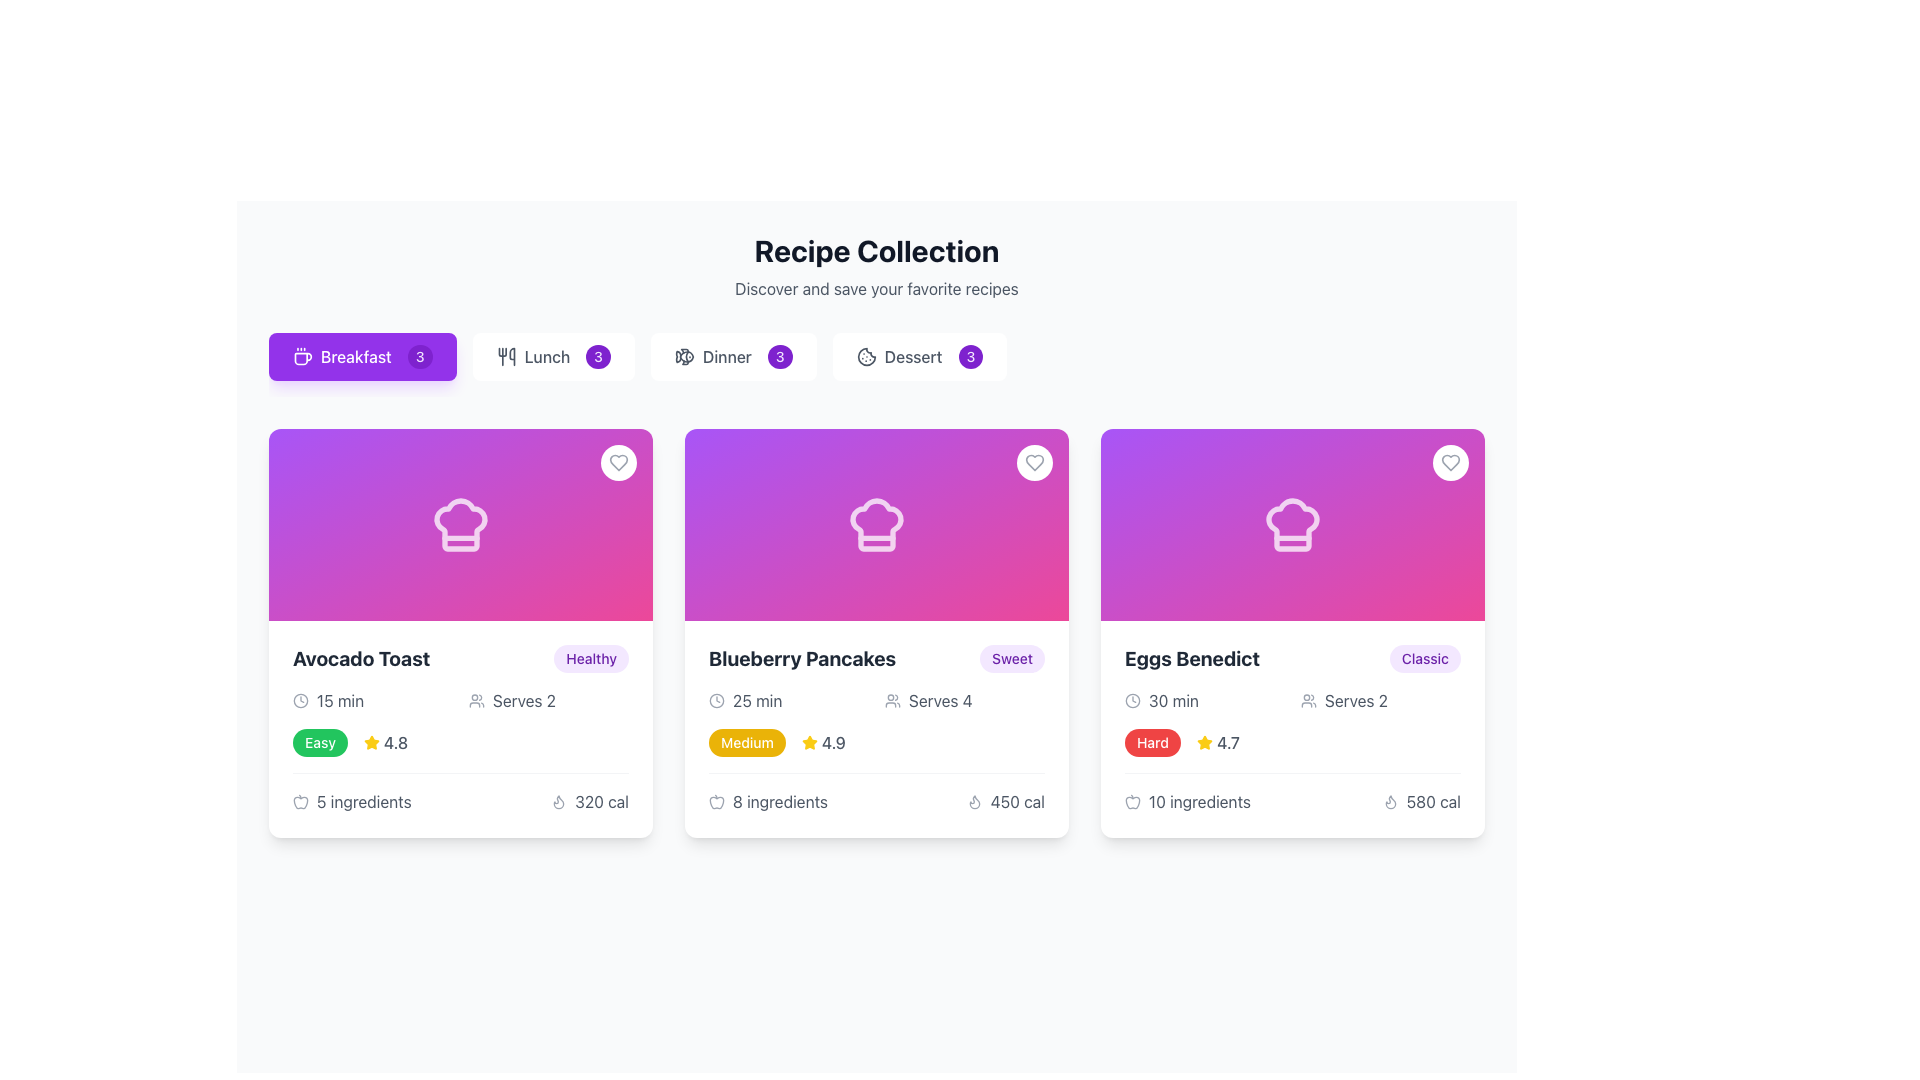 This screenshot has width=1920, height=1080. What do you see at coordinates (891, 700) in the screenshot?
I see `the gray group avatars icon located to the left of the 'Serves 4' text in the second card labeled 'Blueberry Pancakes'` at bounding box center [891, 700].